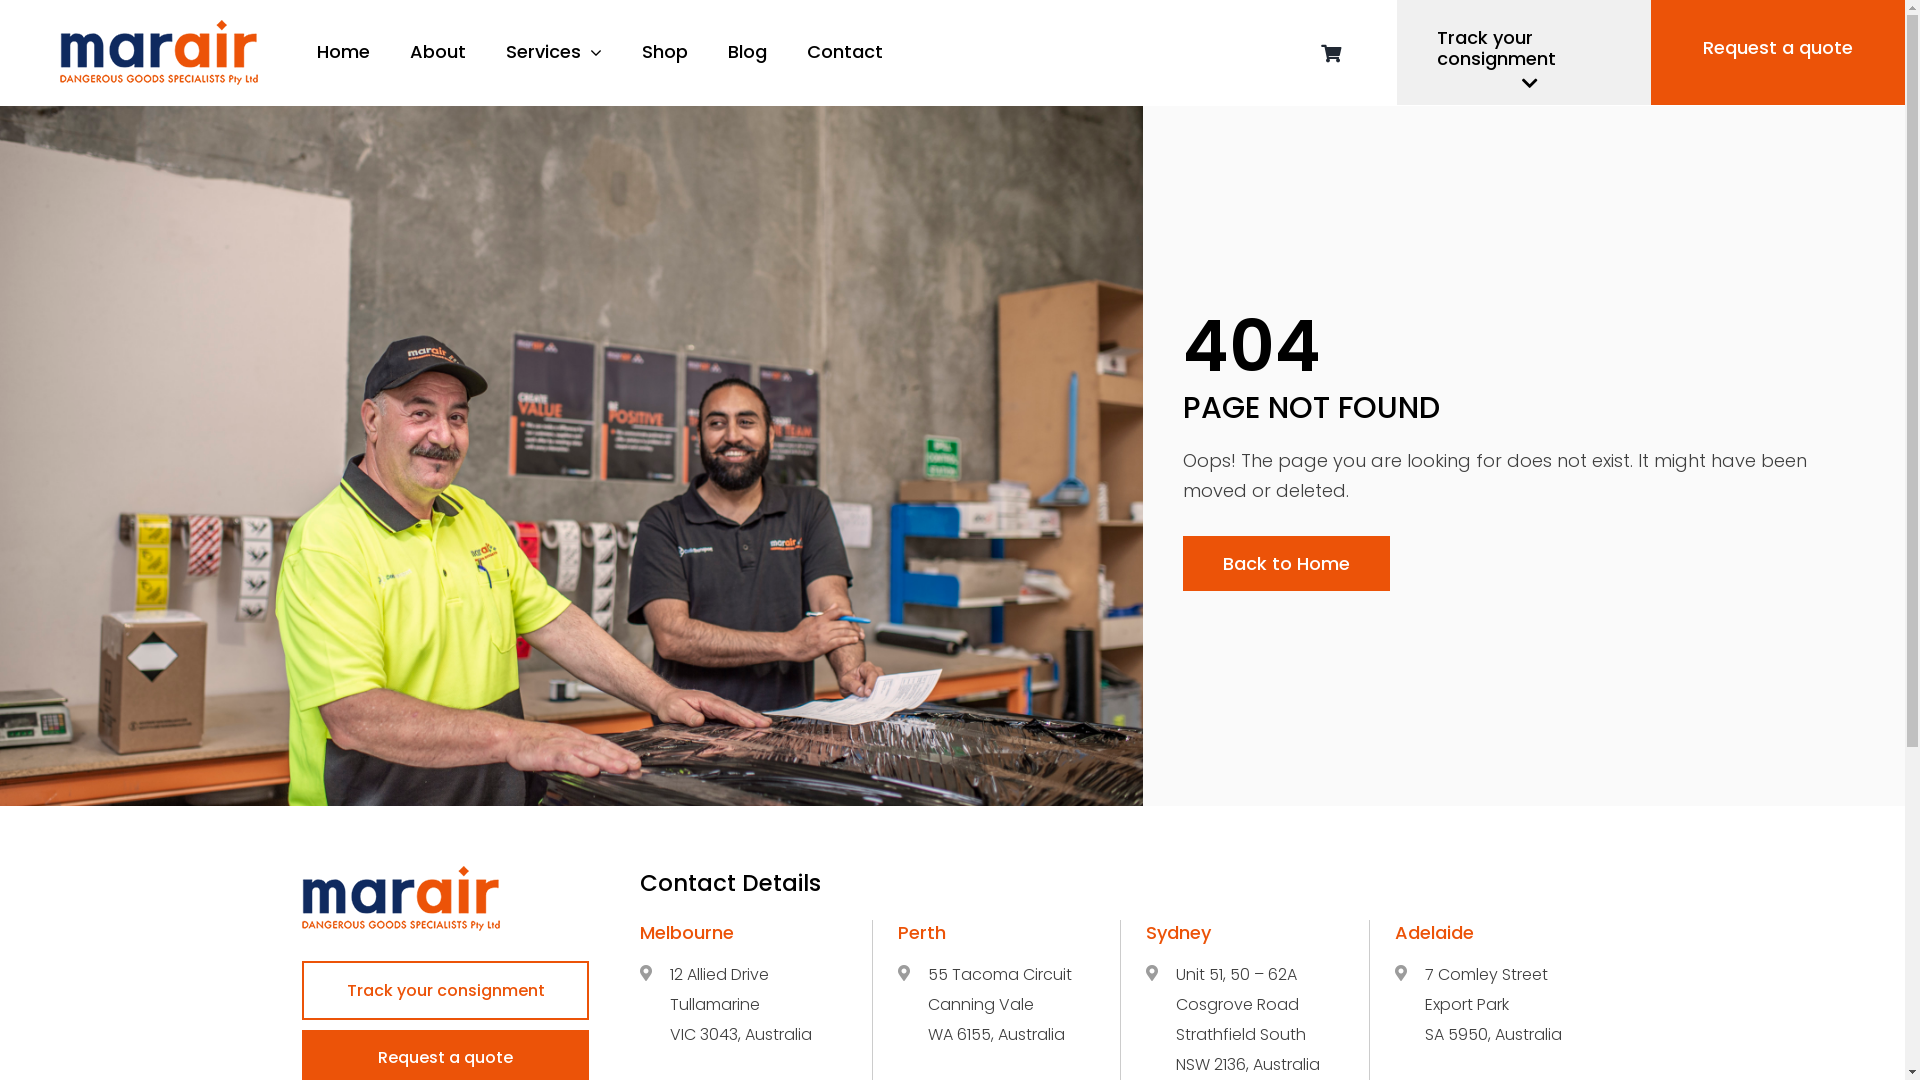 This screenshot has height=1080, width=1920. What do you see at coordinates (343, 51) in the screenshot?
I see `'Home'` at bounding box center [343, 51].